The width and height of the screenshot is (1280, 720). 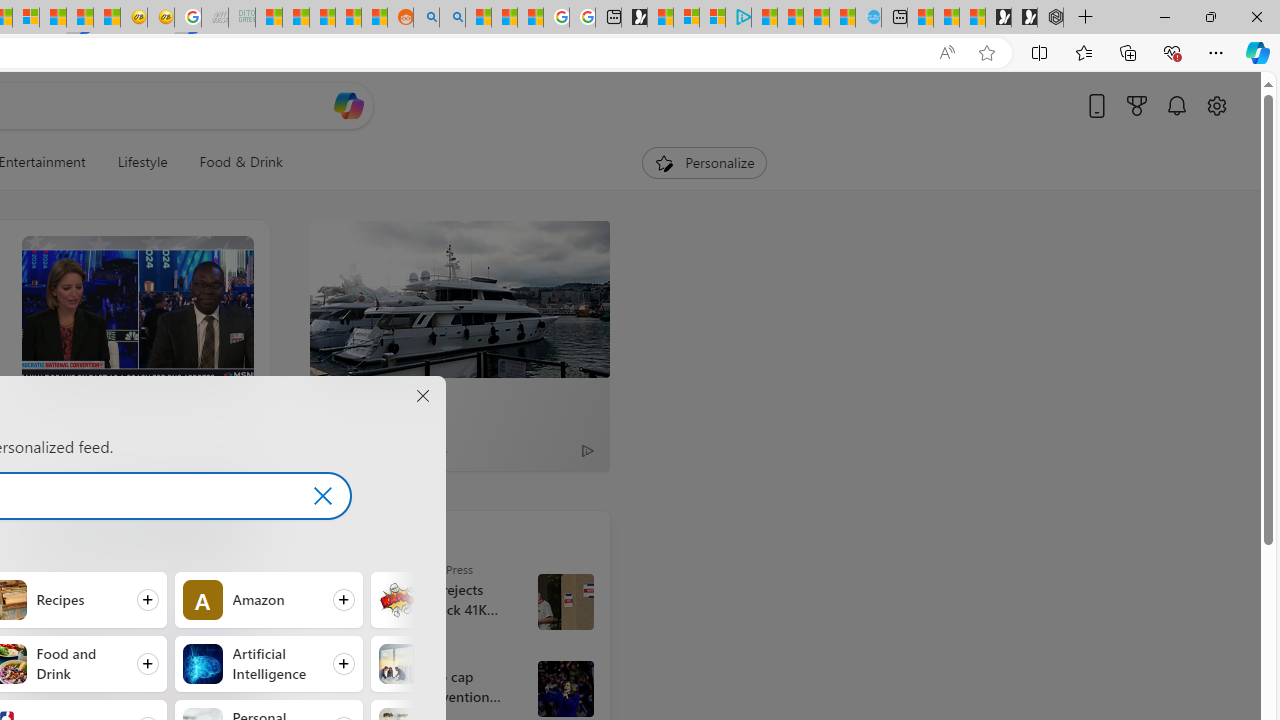 What do you see at coordinates (267, 598) in the screenshot?
I see `'Follow Amazon'` at bounding box center [267, 598].